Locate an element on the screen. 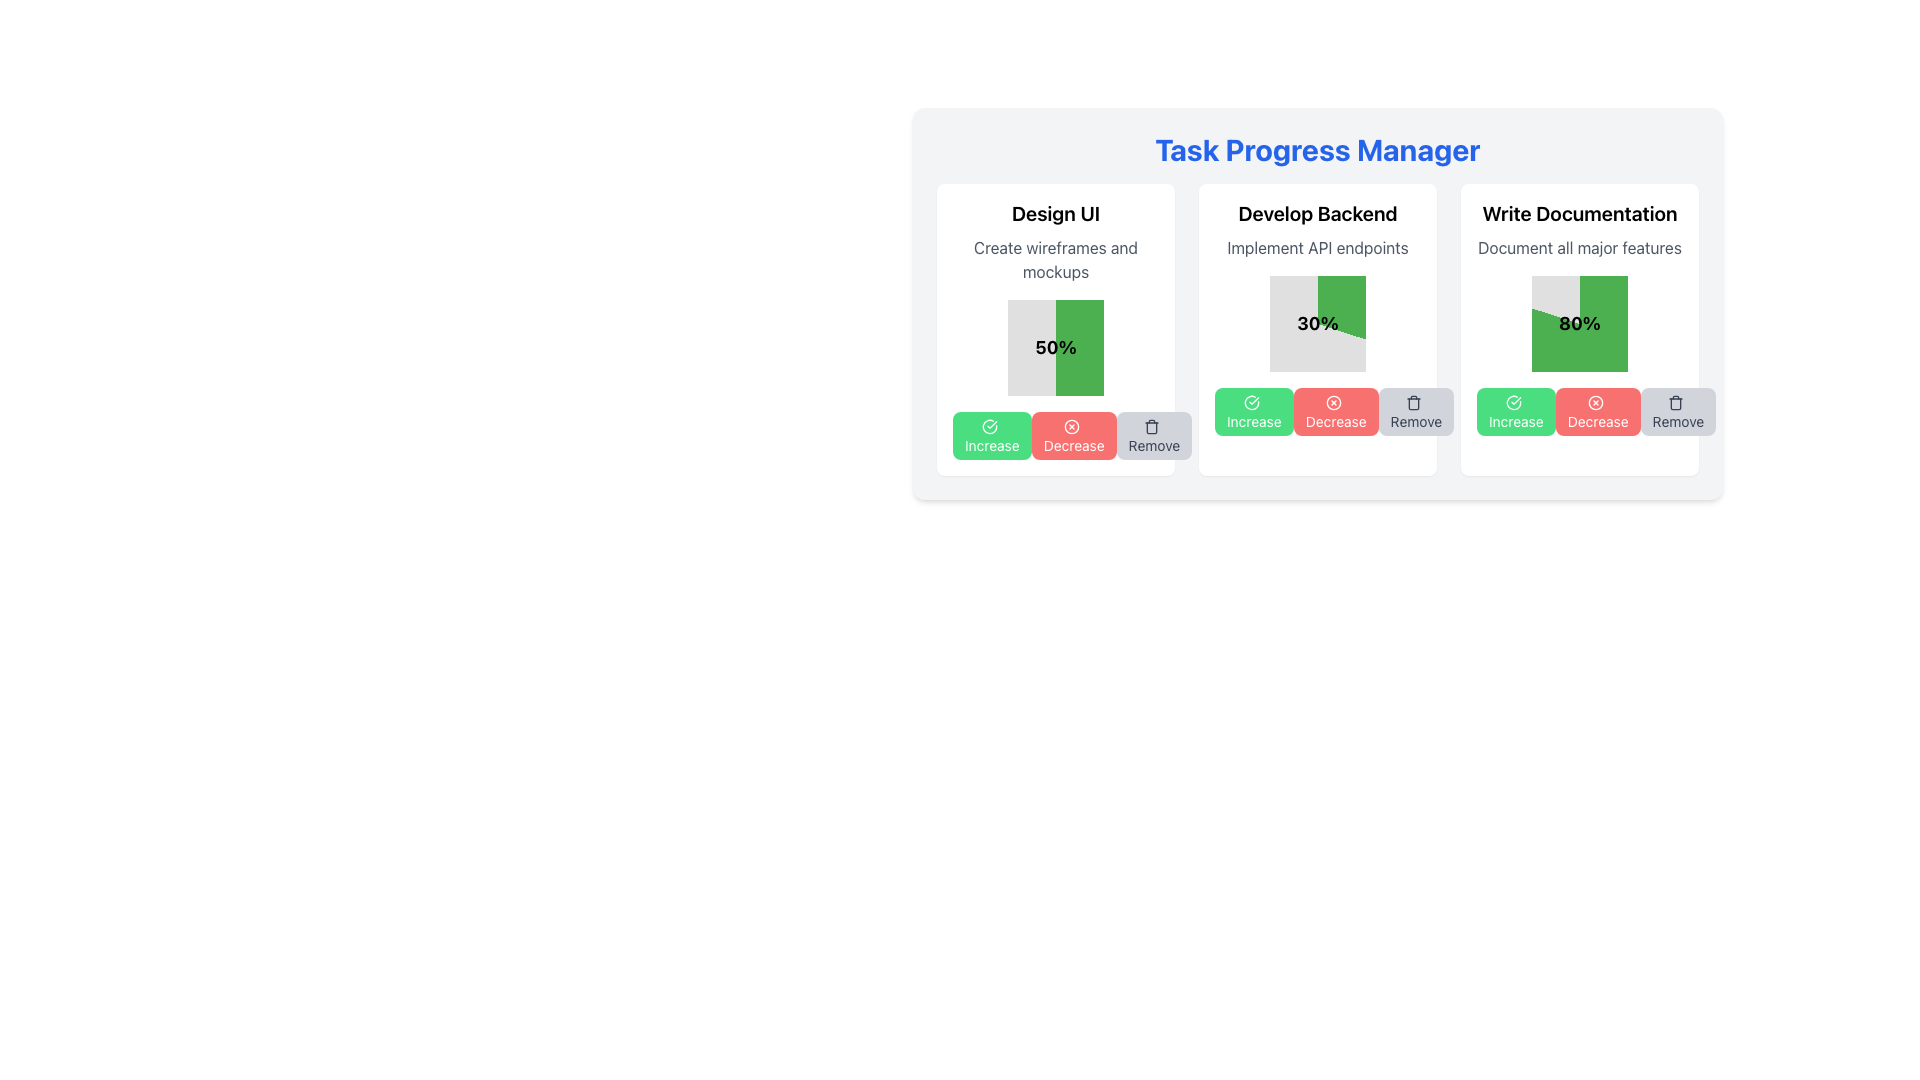 The width and height of the screenshot is (1920, 1080). the red circular button with an 'X' symbol, which is located within the 'Decrease' button of the Task Progress Manager interface is located at coordinates (1071, 426).